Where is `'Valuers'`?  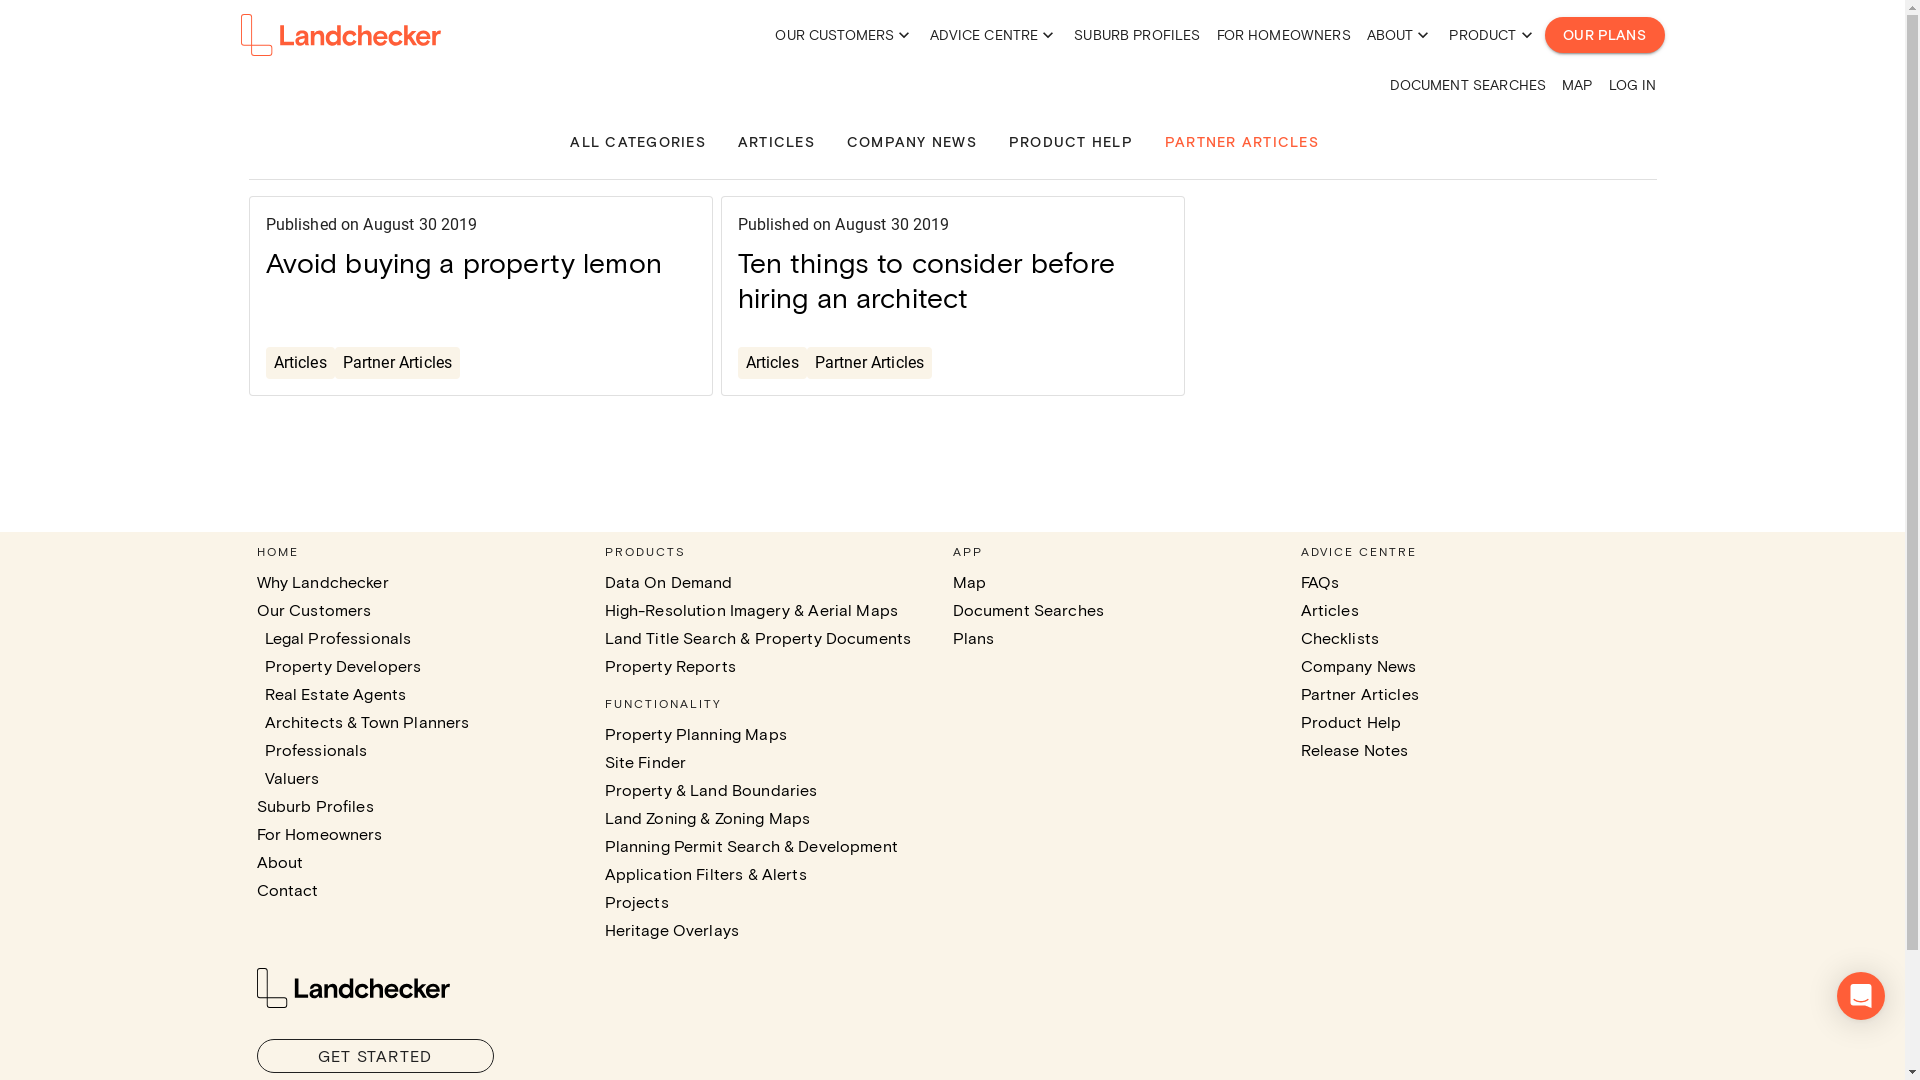 'Valuers' is located at coordinates (290, 777).